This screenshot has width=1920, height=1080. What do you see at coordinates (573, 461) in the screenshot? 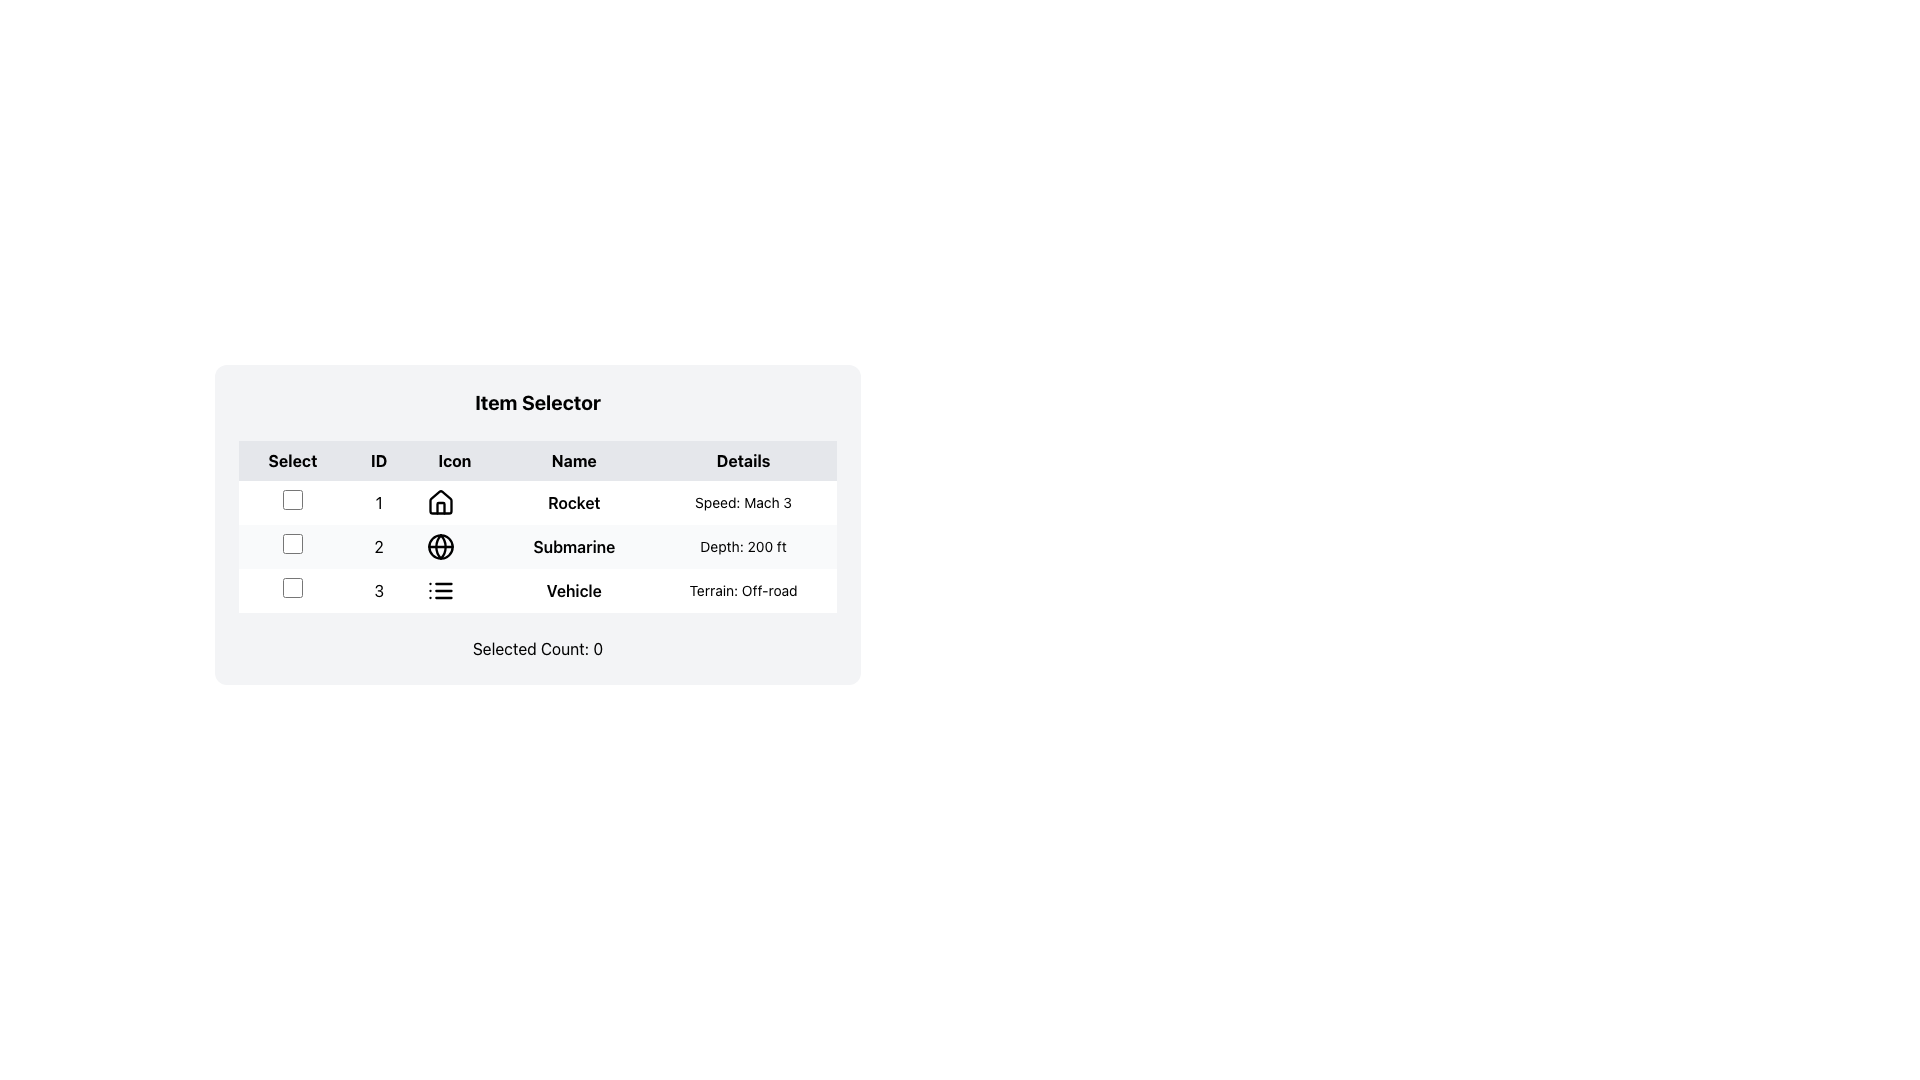
I see `the 'Name' text label in the header row of the table, which is the fourth header with a grey background and black bold text` at bounding box center [573, 461].